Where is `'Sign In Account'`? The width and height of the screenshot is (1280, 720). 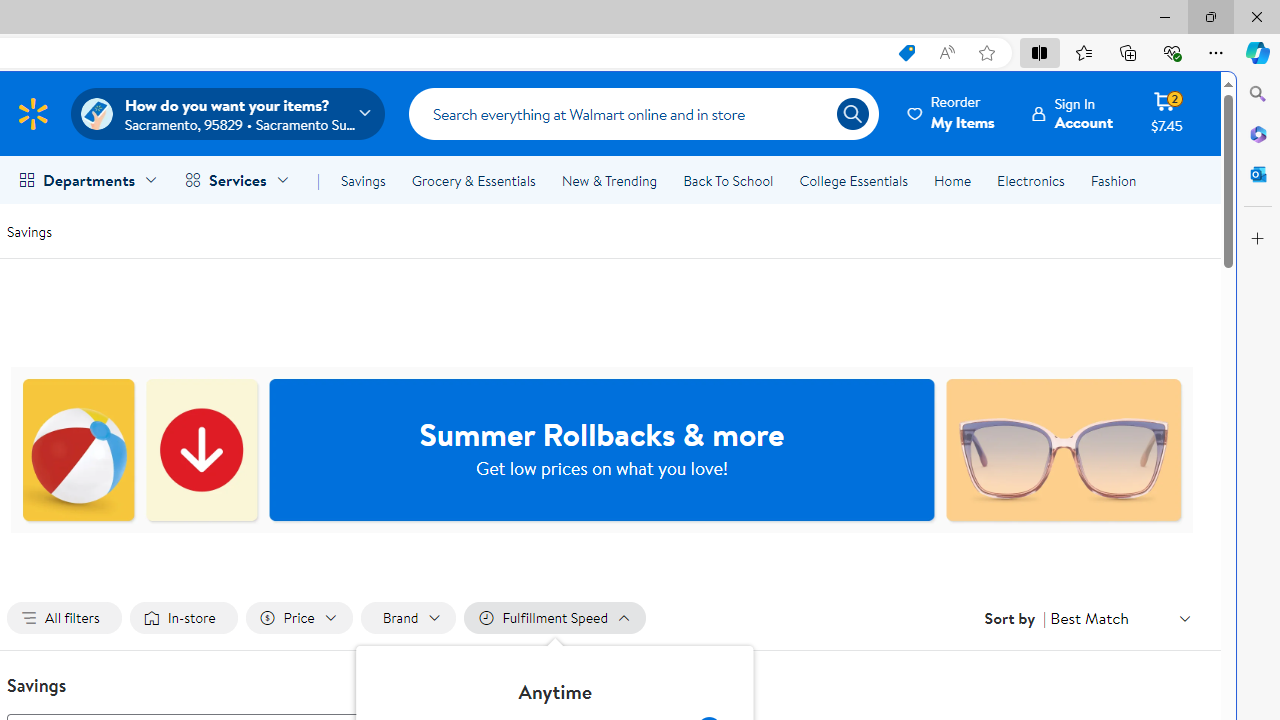 'Sign In Account' is located at coordinates (1072, 113).